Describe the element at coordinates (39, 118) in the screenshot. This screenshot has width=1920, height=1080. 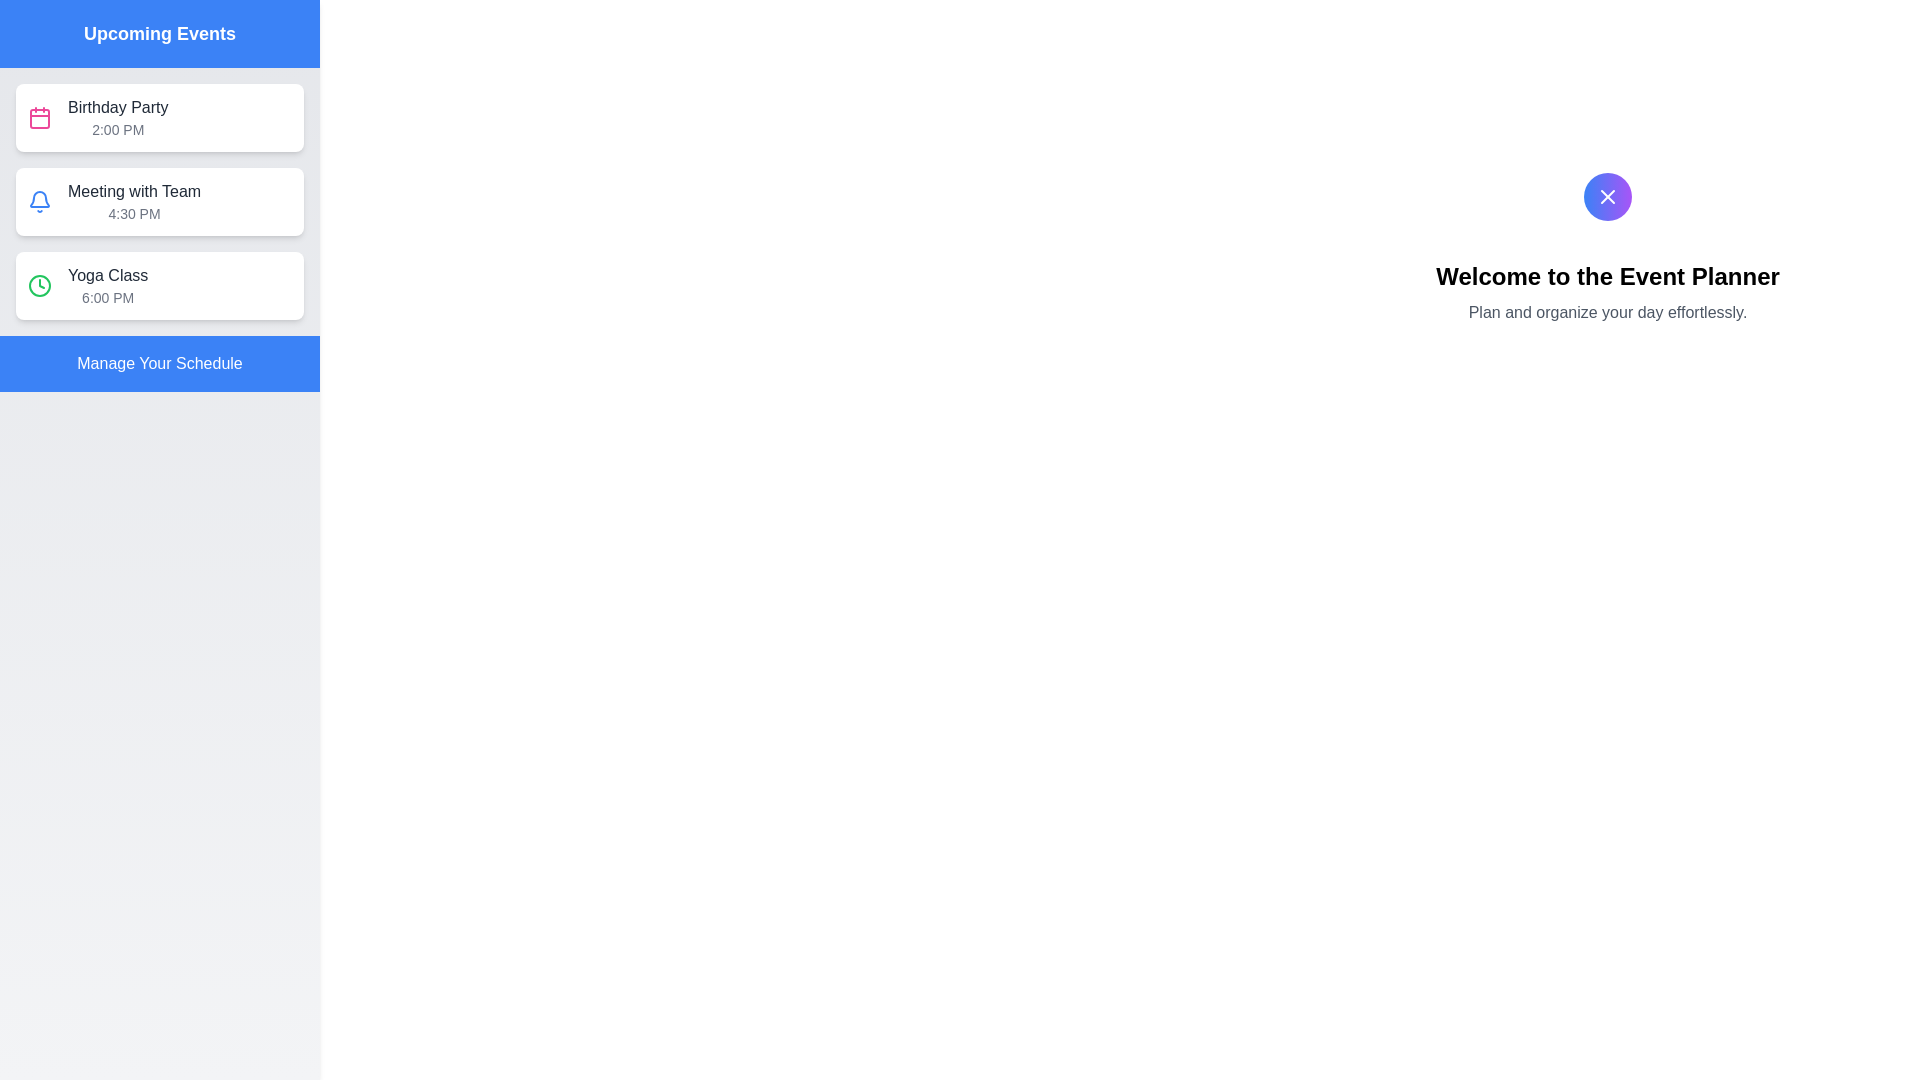
I see `the event icon representing the 'Birthday Party 2:00 PM' event, located in the upper-left corner of the first event block in the 'Upcoming Events' section of the left sidebar` at that location.